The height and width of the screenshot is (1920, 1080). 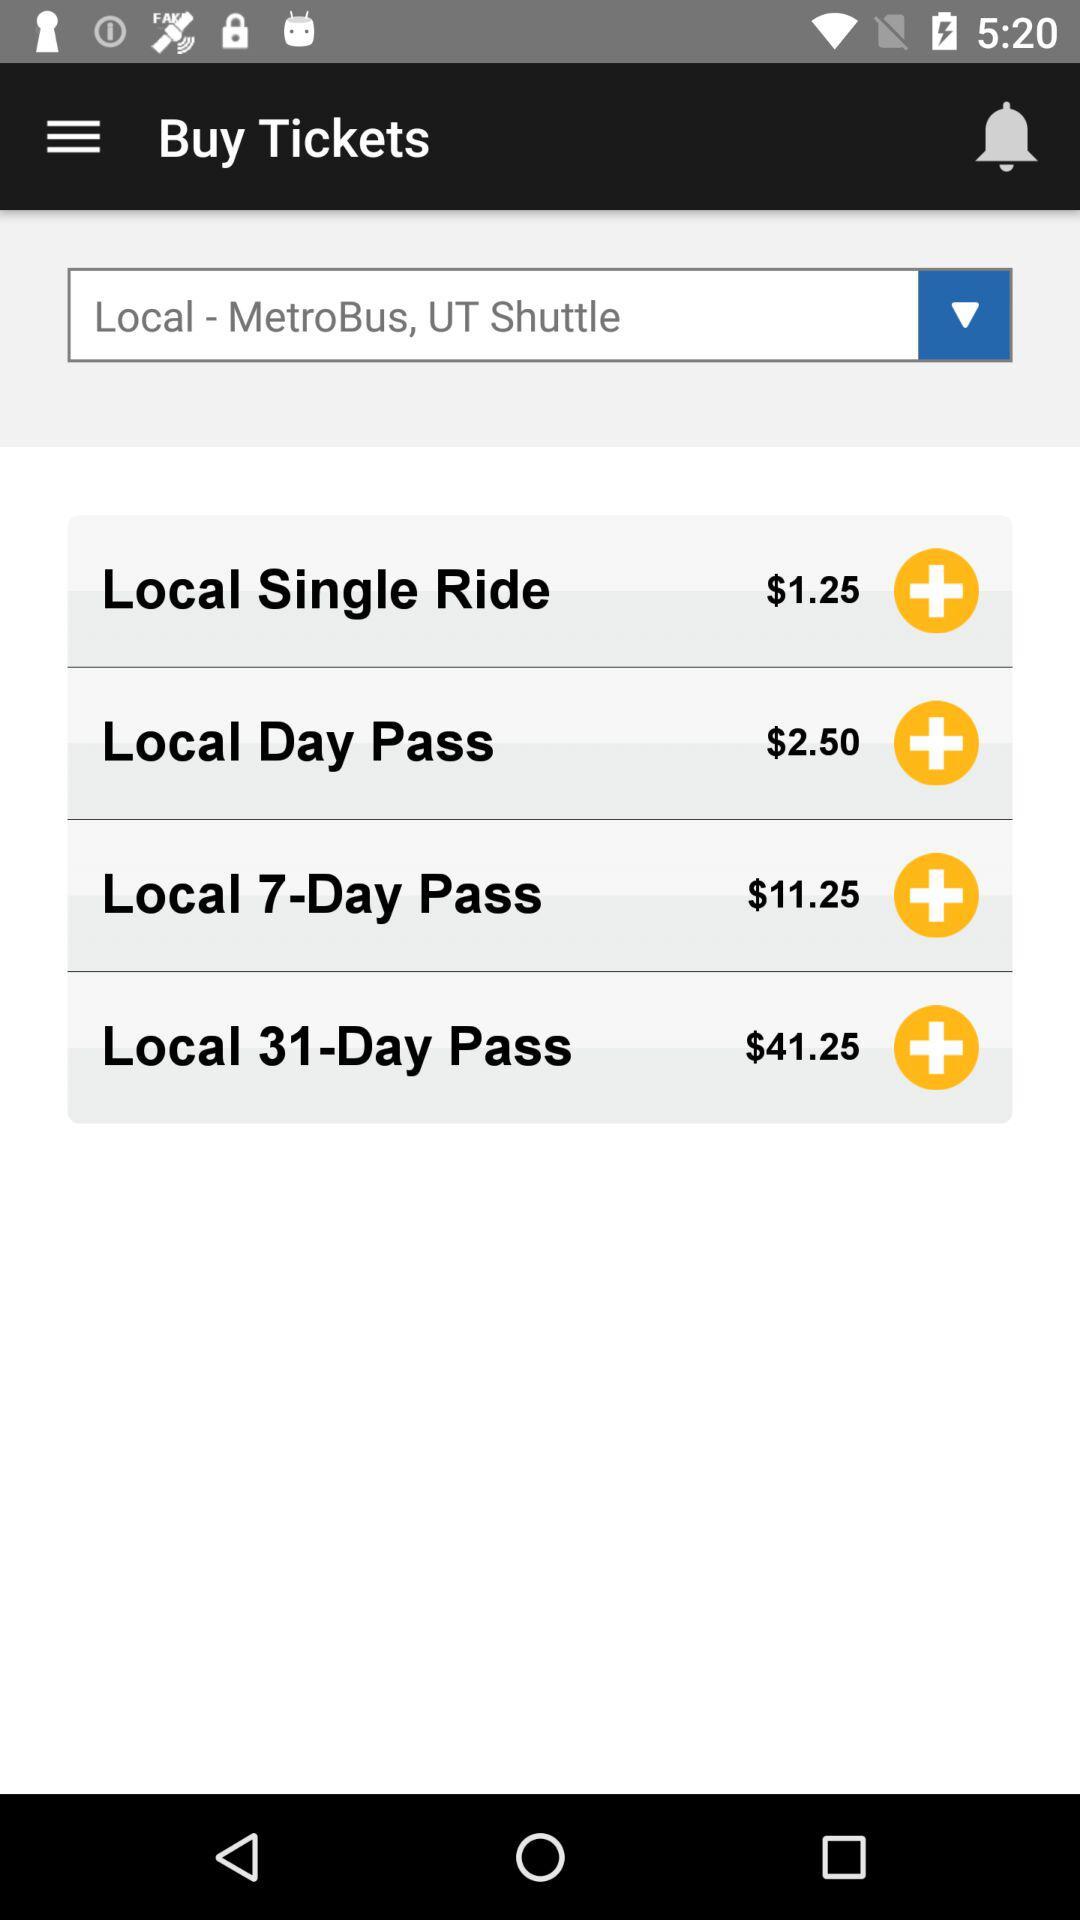 I want to click on item next to buy tickets item, so click(x=72, y=135).